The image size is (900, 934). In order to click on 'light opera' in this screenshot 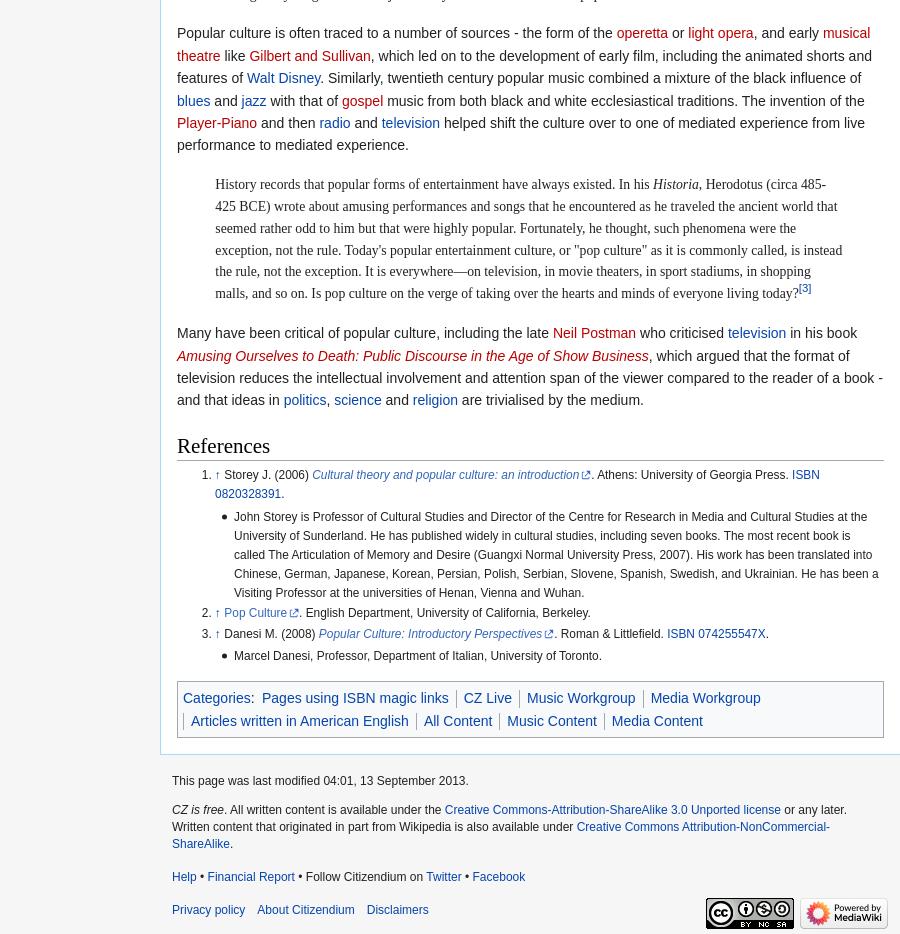, I will do `click(719, 31)`.